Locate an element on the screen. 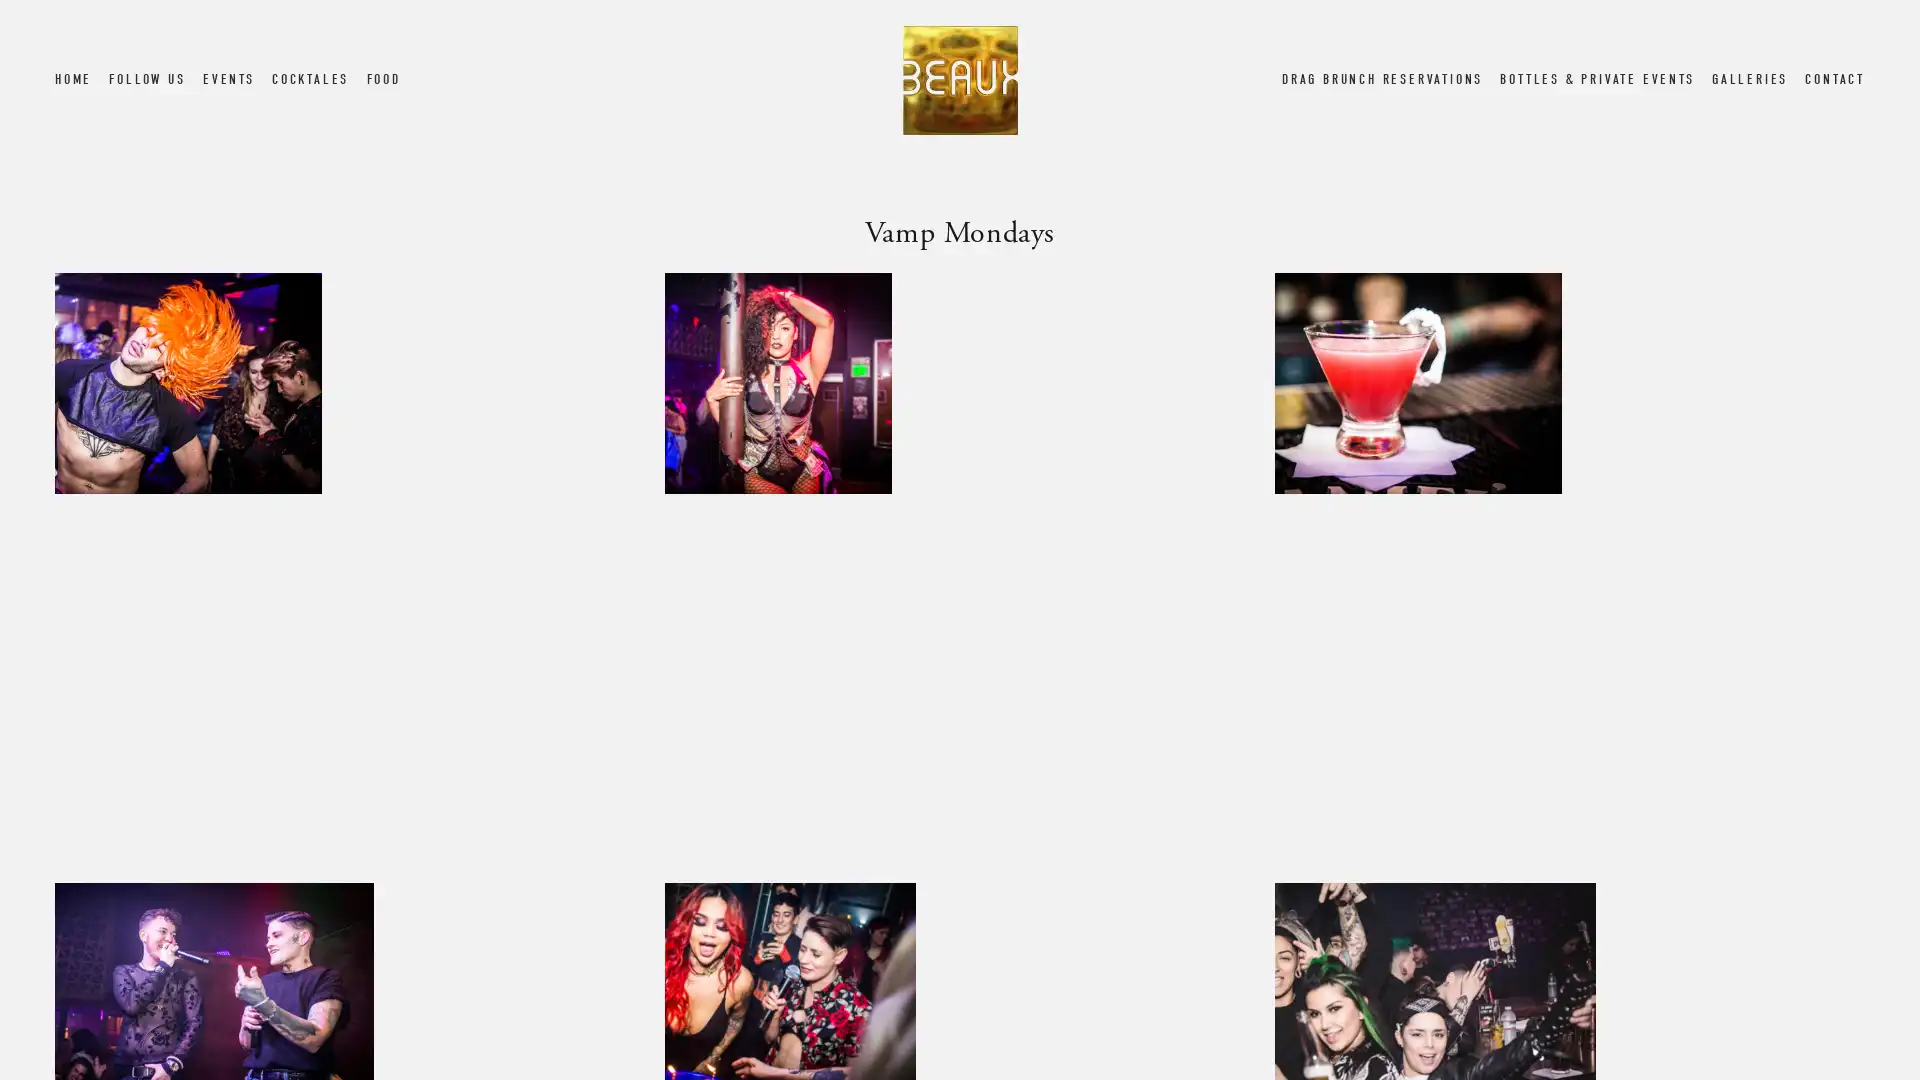 Image resolution: width=1920 pixels, height=1080 pixels. View fullsize Screen Shot 2019-04-10 at 4.51.08 PM.png is located at coordinates (958, 567).